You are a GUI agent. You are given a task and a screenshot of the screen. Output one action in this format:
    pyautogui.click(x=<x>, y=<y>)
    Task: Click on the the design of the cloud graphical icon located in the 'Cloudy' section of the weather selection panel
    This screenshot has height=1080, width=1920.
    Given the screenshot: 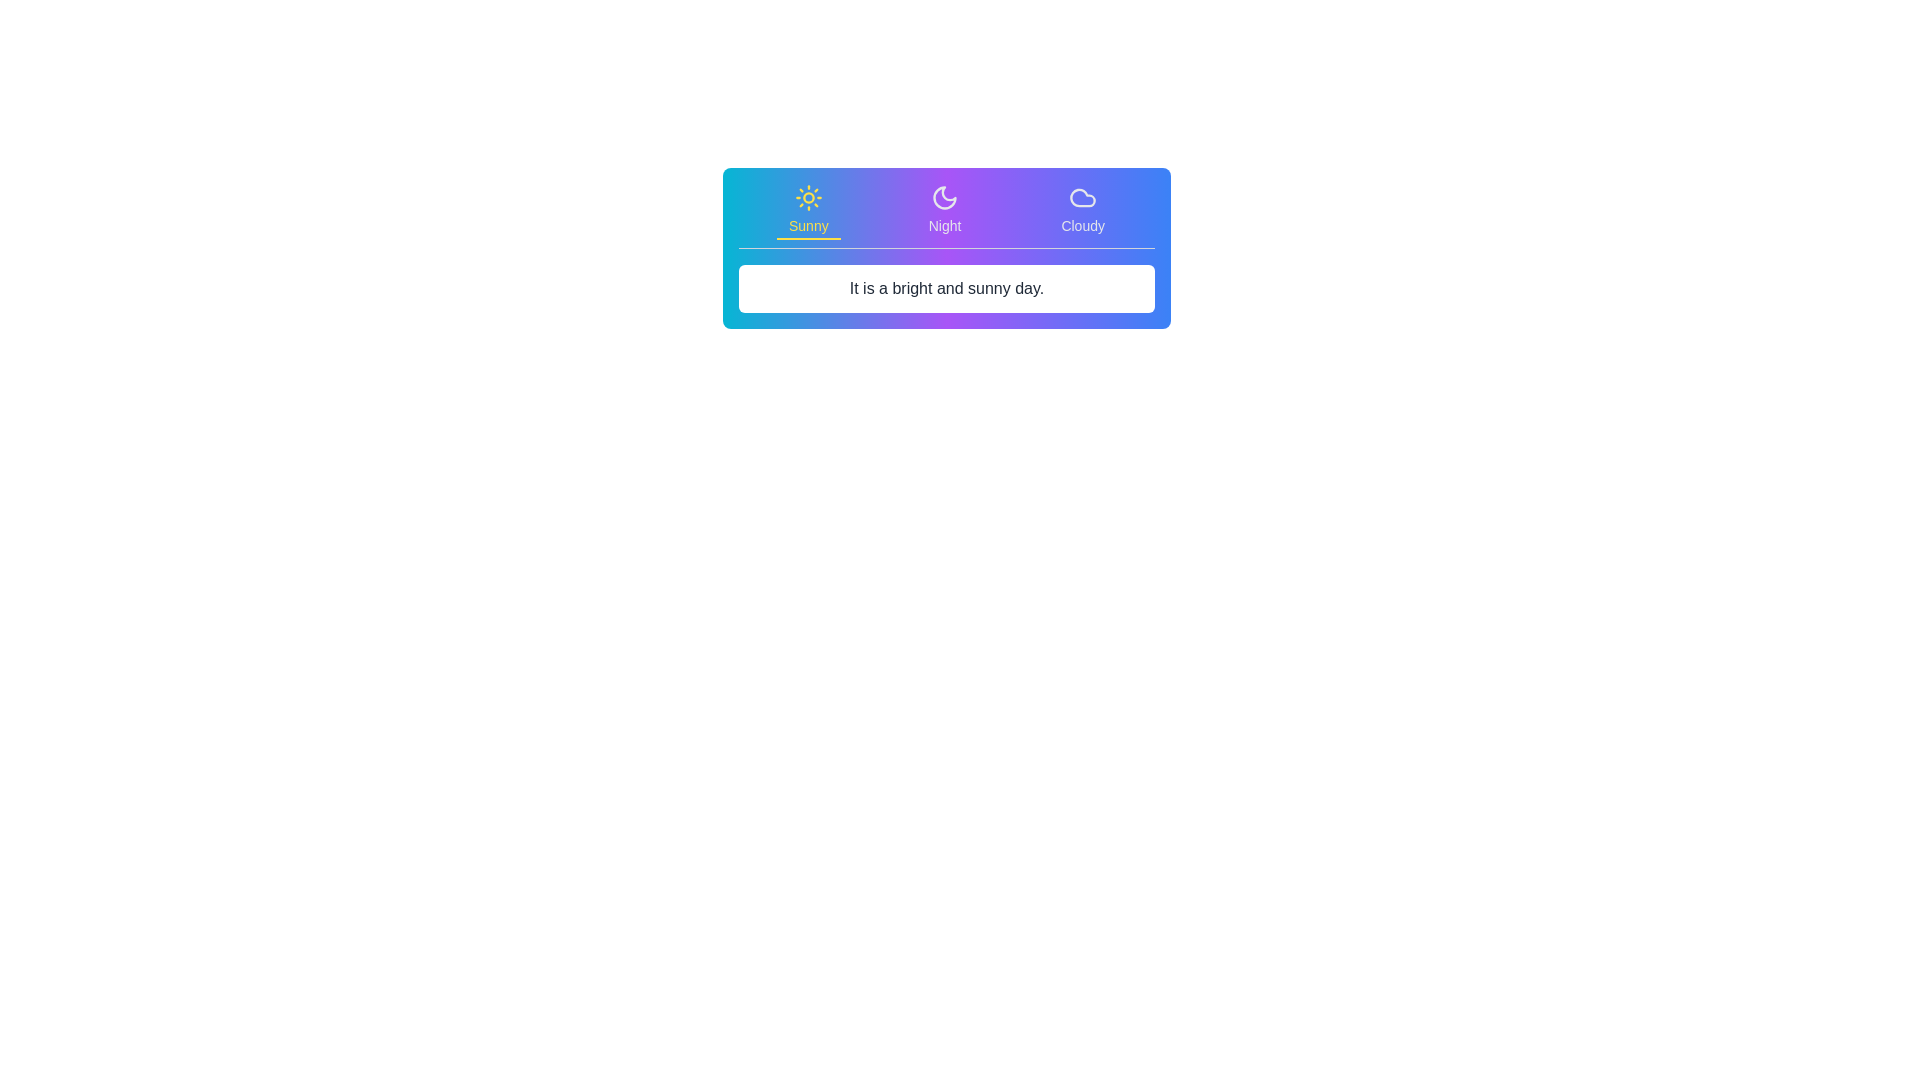 What is the action you would take?
    pyautogui.click(x=1082, y=197)
    